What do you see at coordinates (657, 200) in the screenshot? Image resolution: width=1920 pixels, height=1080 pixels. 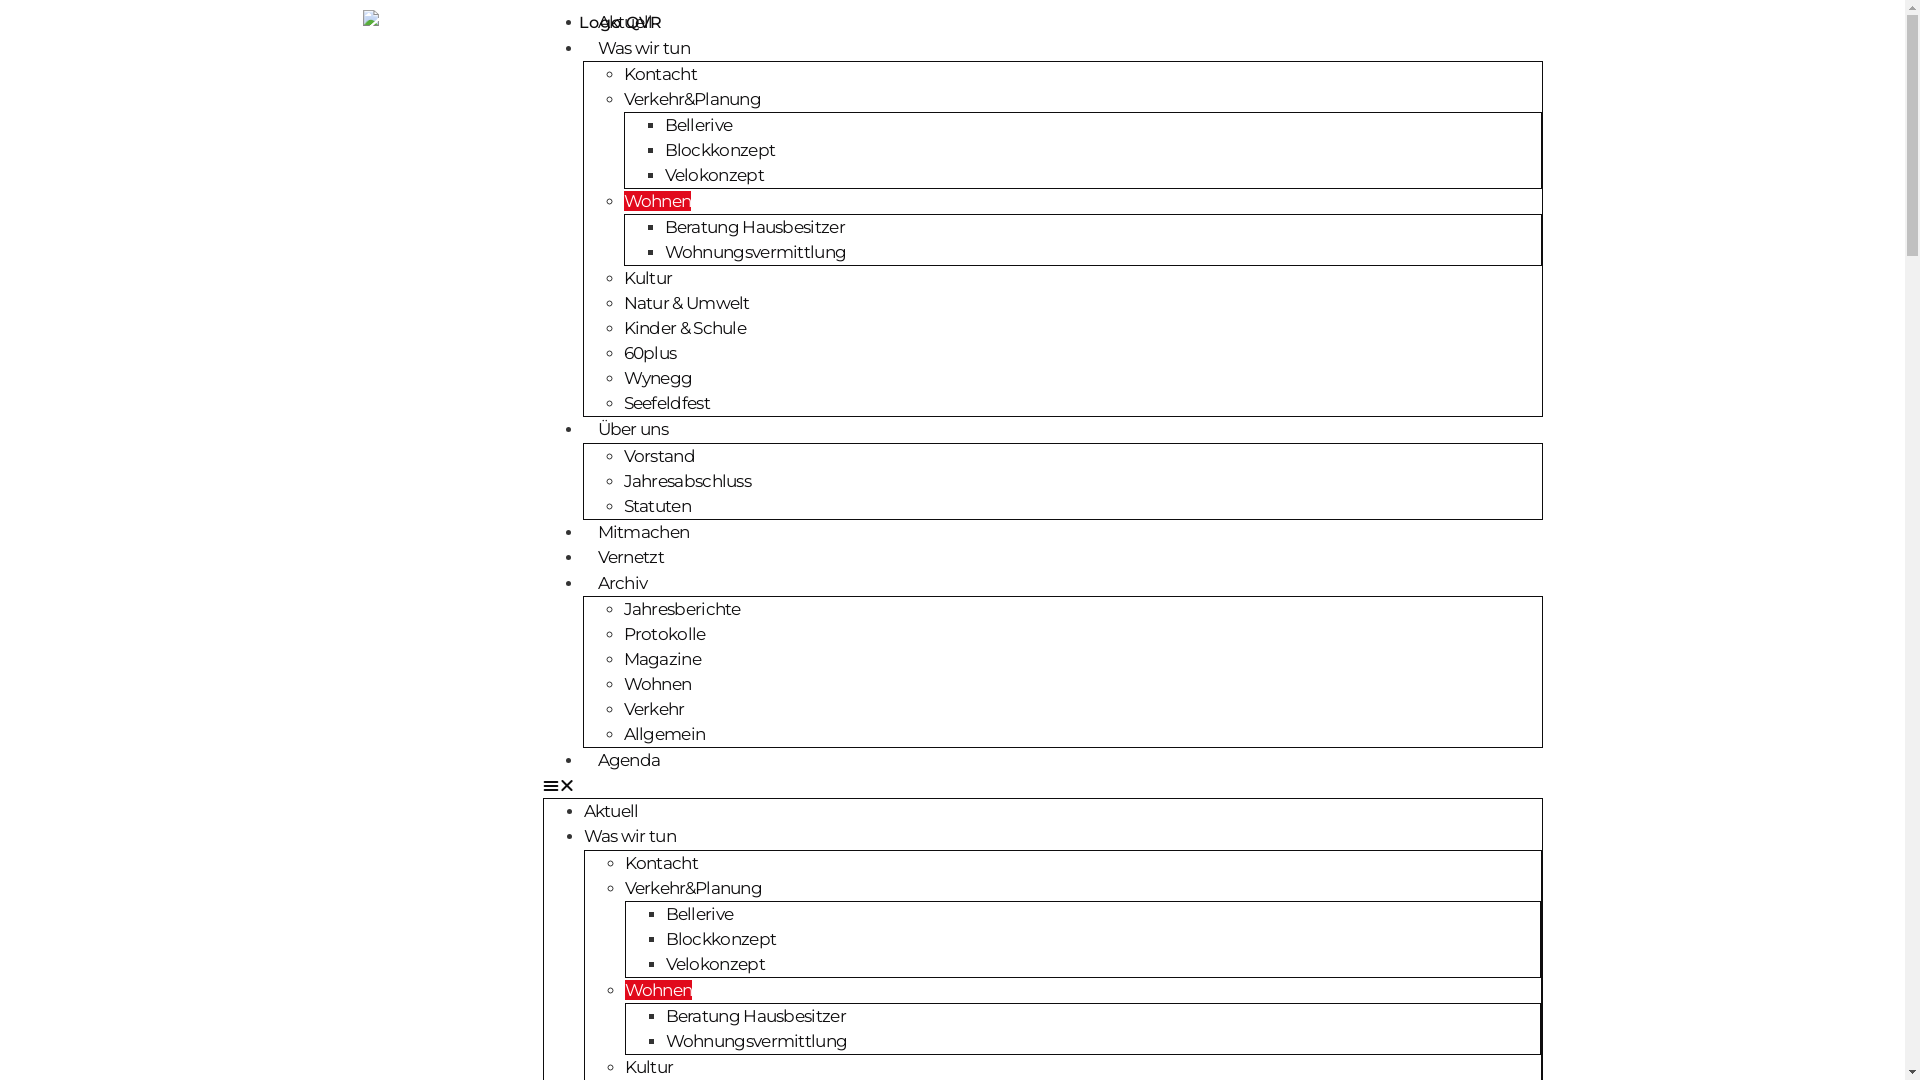 I see `'Wohnen'` at bounding box center [657, 200].